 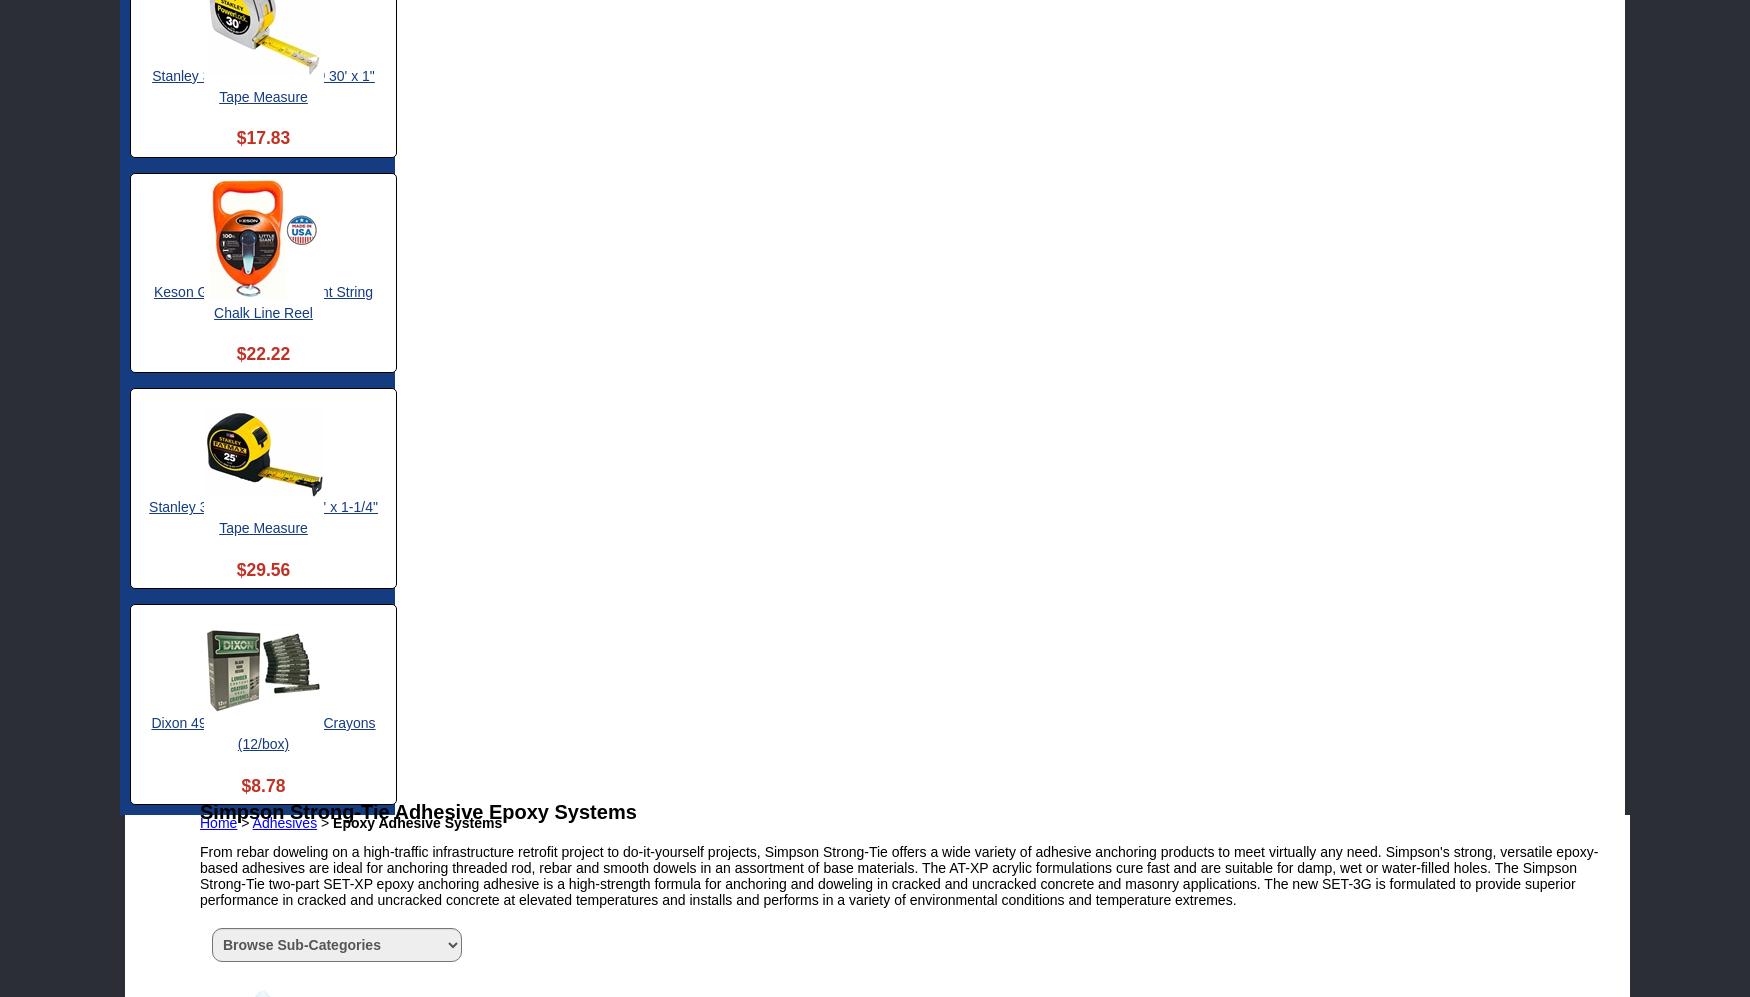 What do you see at coordinates (262, 516) in the screenshot?
I see `'Stanley 33-725 FatMax® 25' x 1-1/4" Tape Measure'` at bounding box center [262, 516].